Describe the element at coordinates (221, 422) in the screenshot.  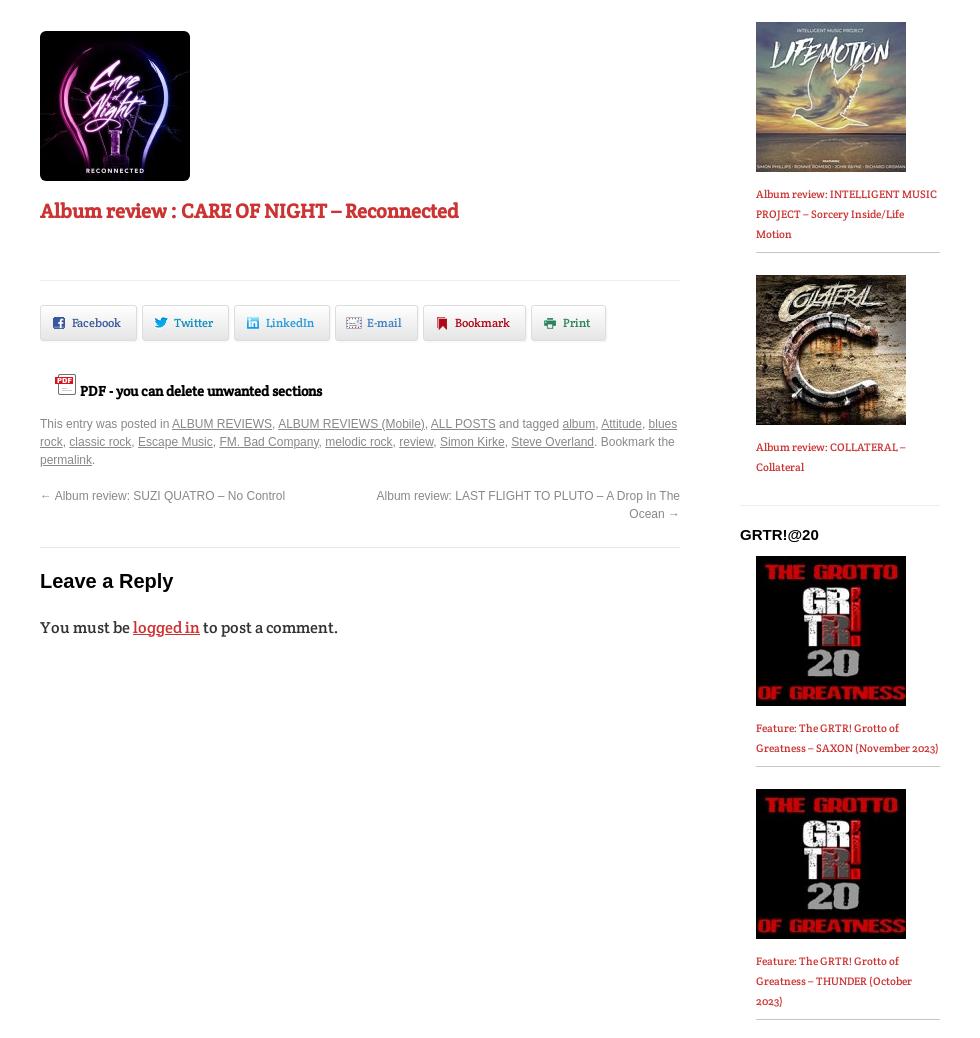
I see `'ALBUM REVIEWS'` at that location.